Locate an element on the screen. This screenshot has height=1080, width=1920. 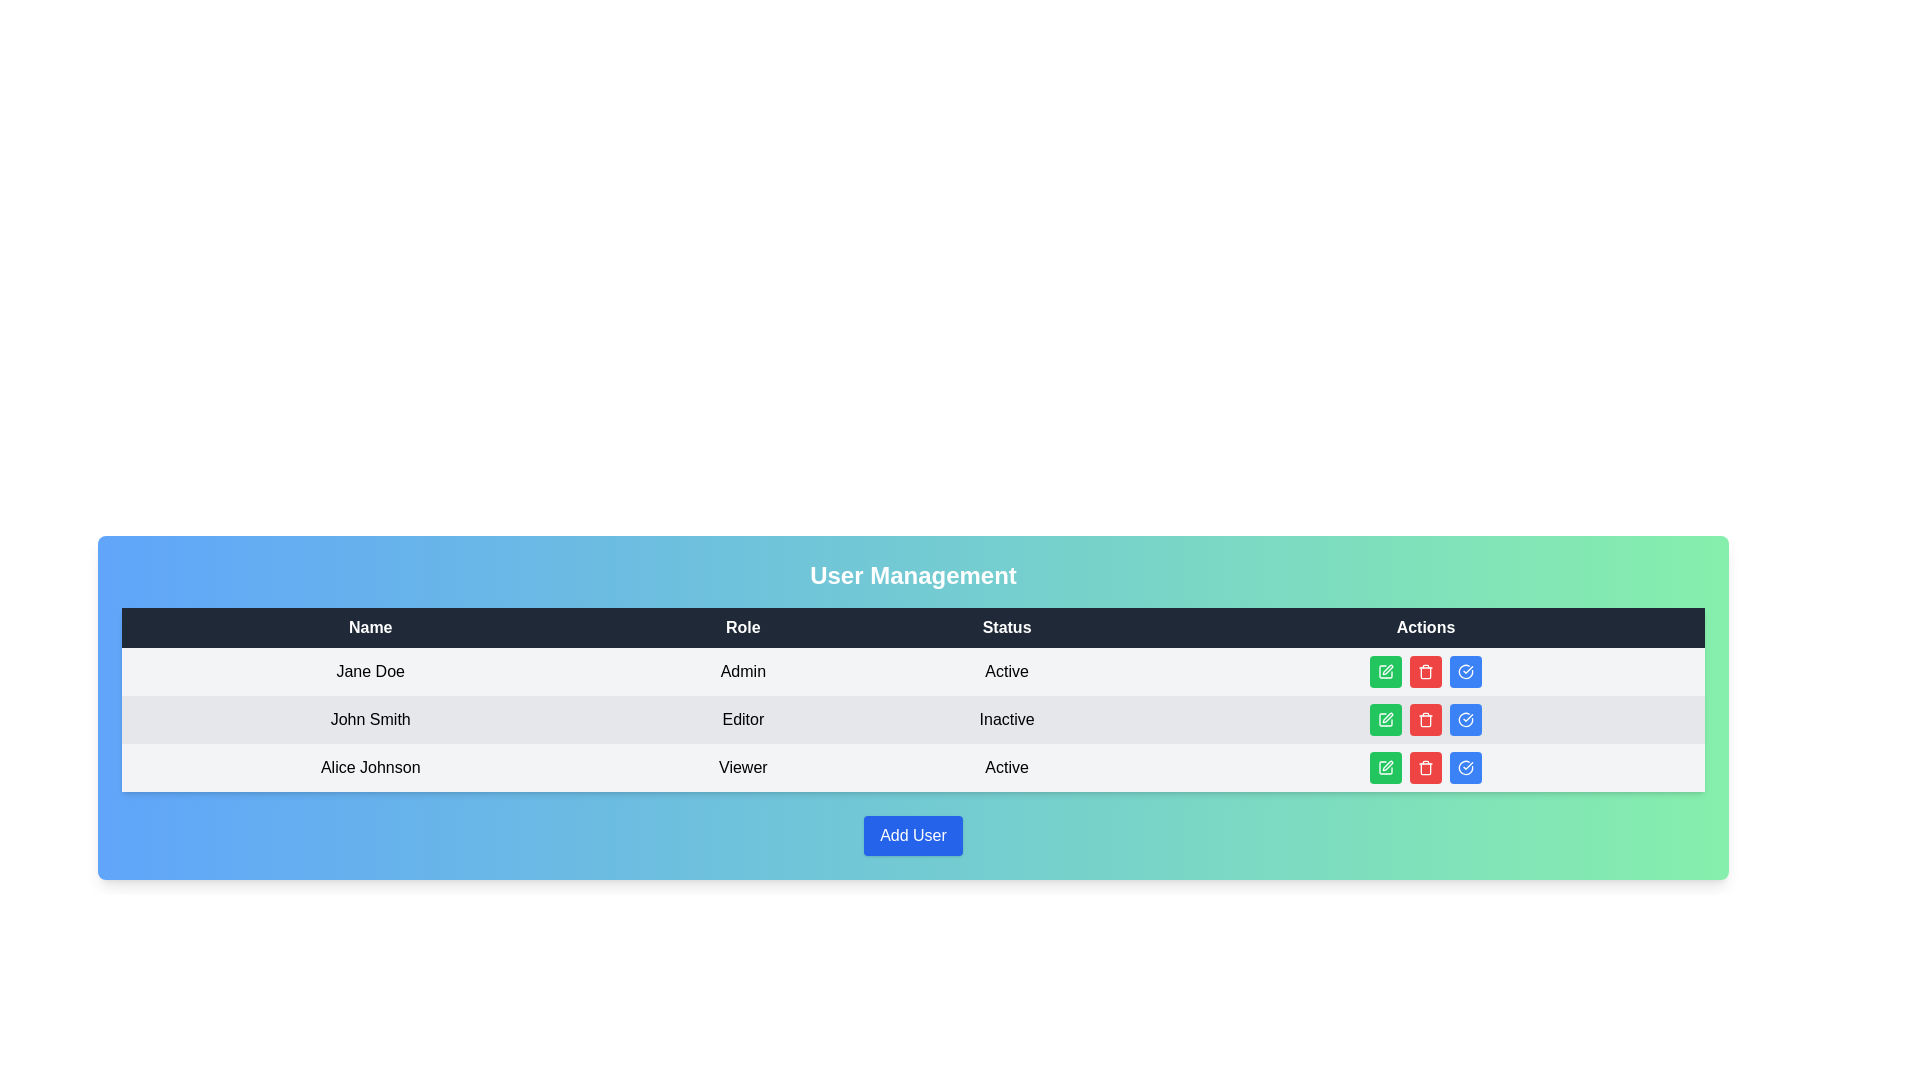
the text label indicating 'John Smith' as 'Editor', located in the second column of the second row of the table, under the 'Name' column and to the left of the 'Status' column labeled 'Inactive' is located at coordinates (742, 720).